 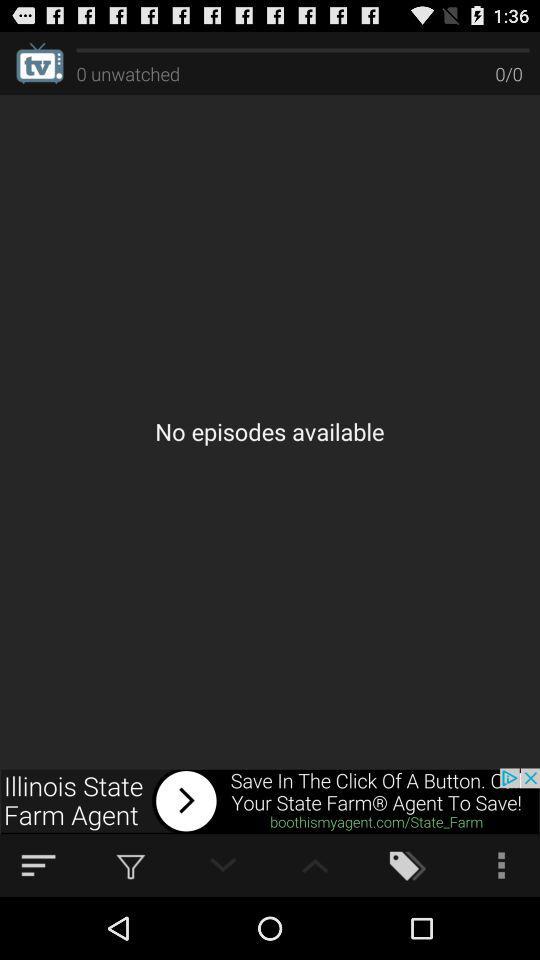 I want to click on advertisement, so click(x=270, y=801).